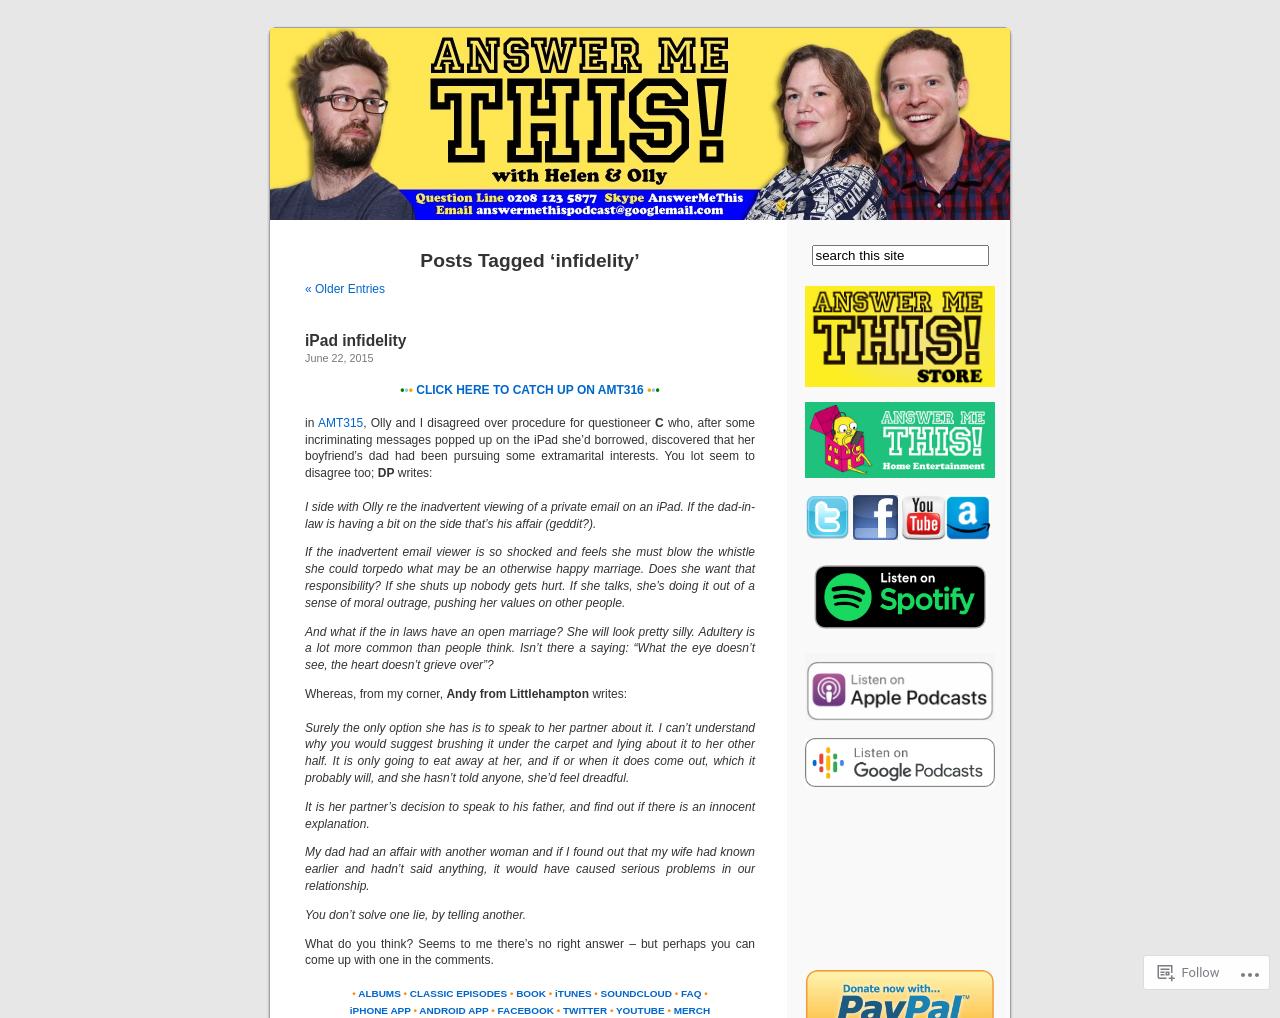 The width and height of the screenshot is (1280, 1018). I want to click on 'iPad infidelity', so click(355, 339).